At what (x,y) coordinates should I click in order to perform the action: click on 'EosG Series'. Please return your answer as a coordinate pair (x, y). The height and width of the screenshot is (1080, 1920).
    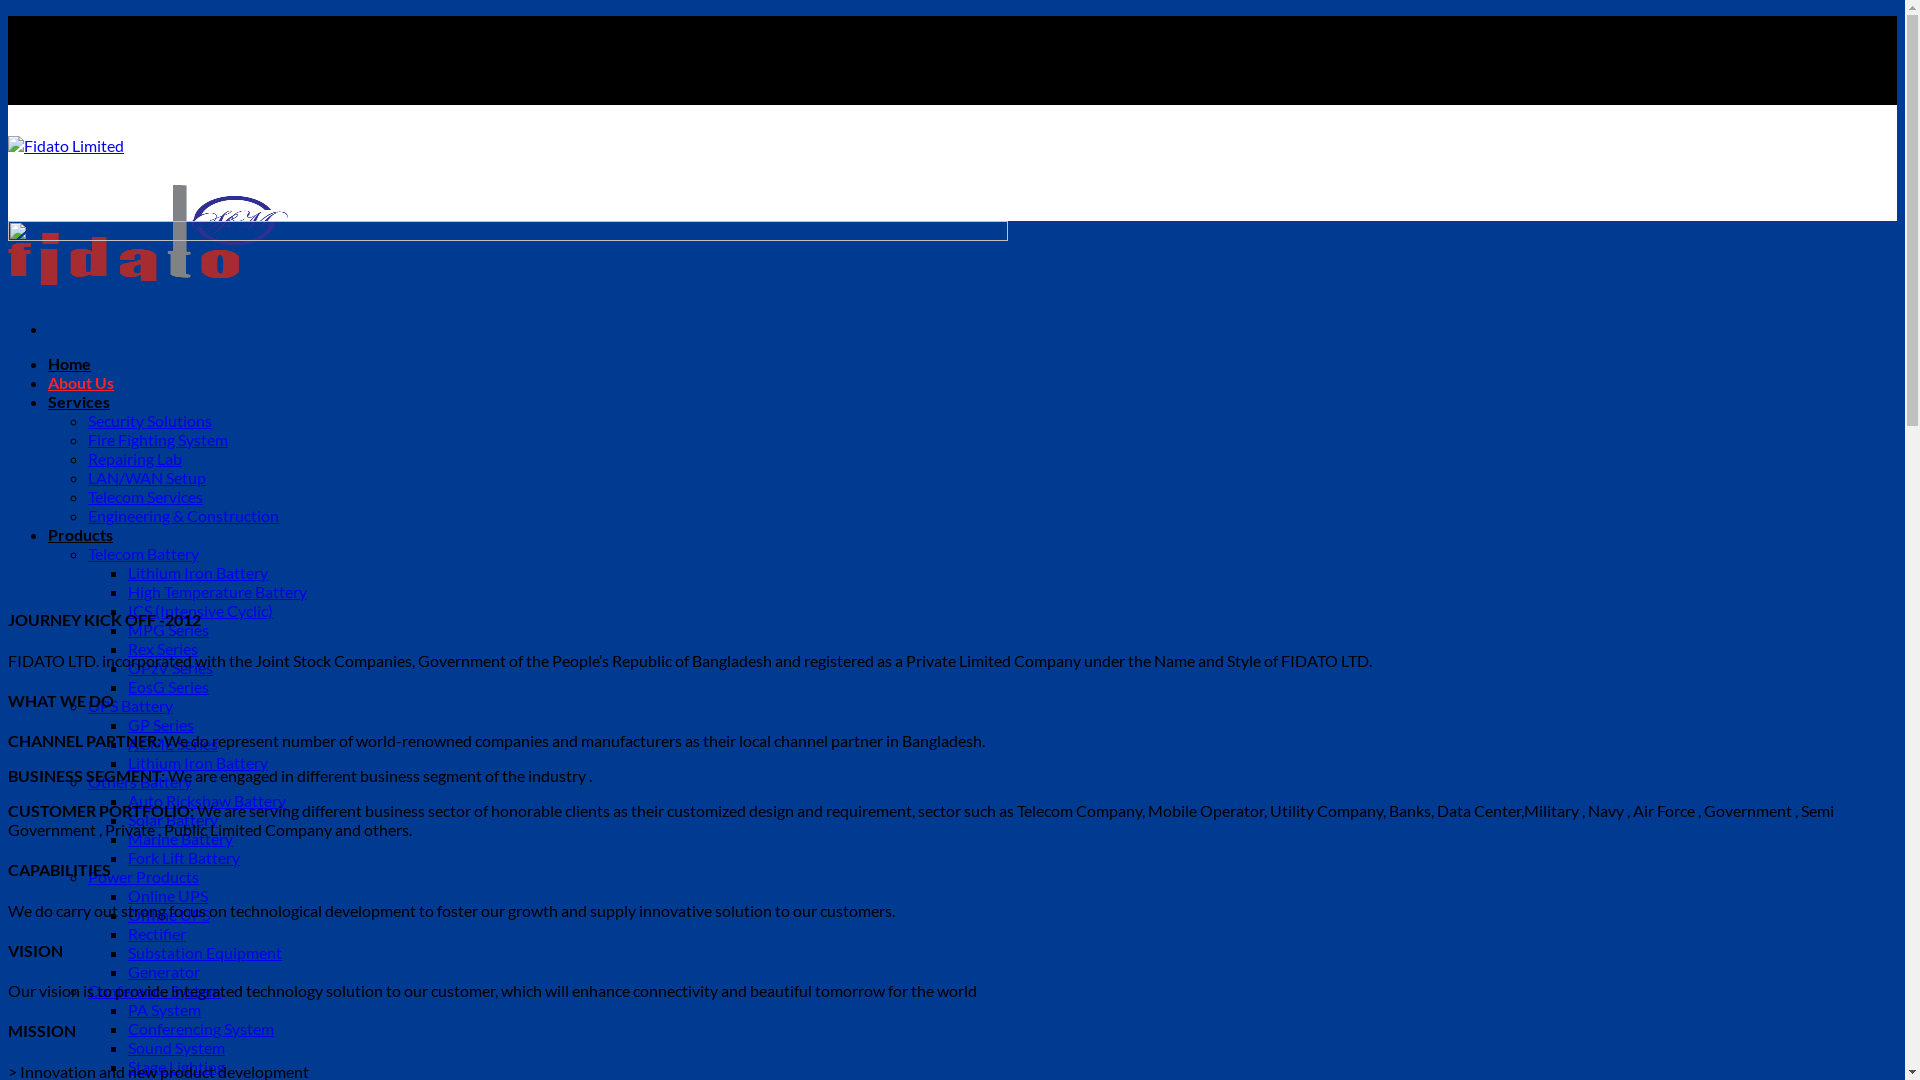
    Looking at the image, I should click on (168, 685).